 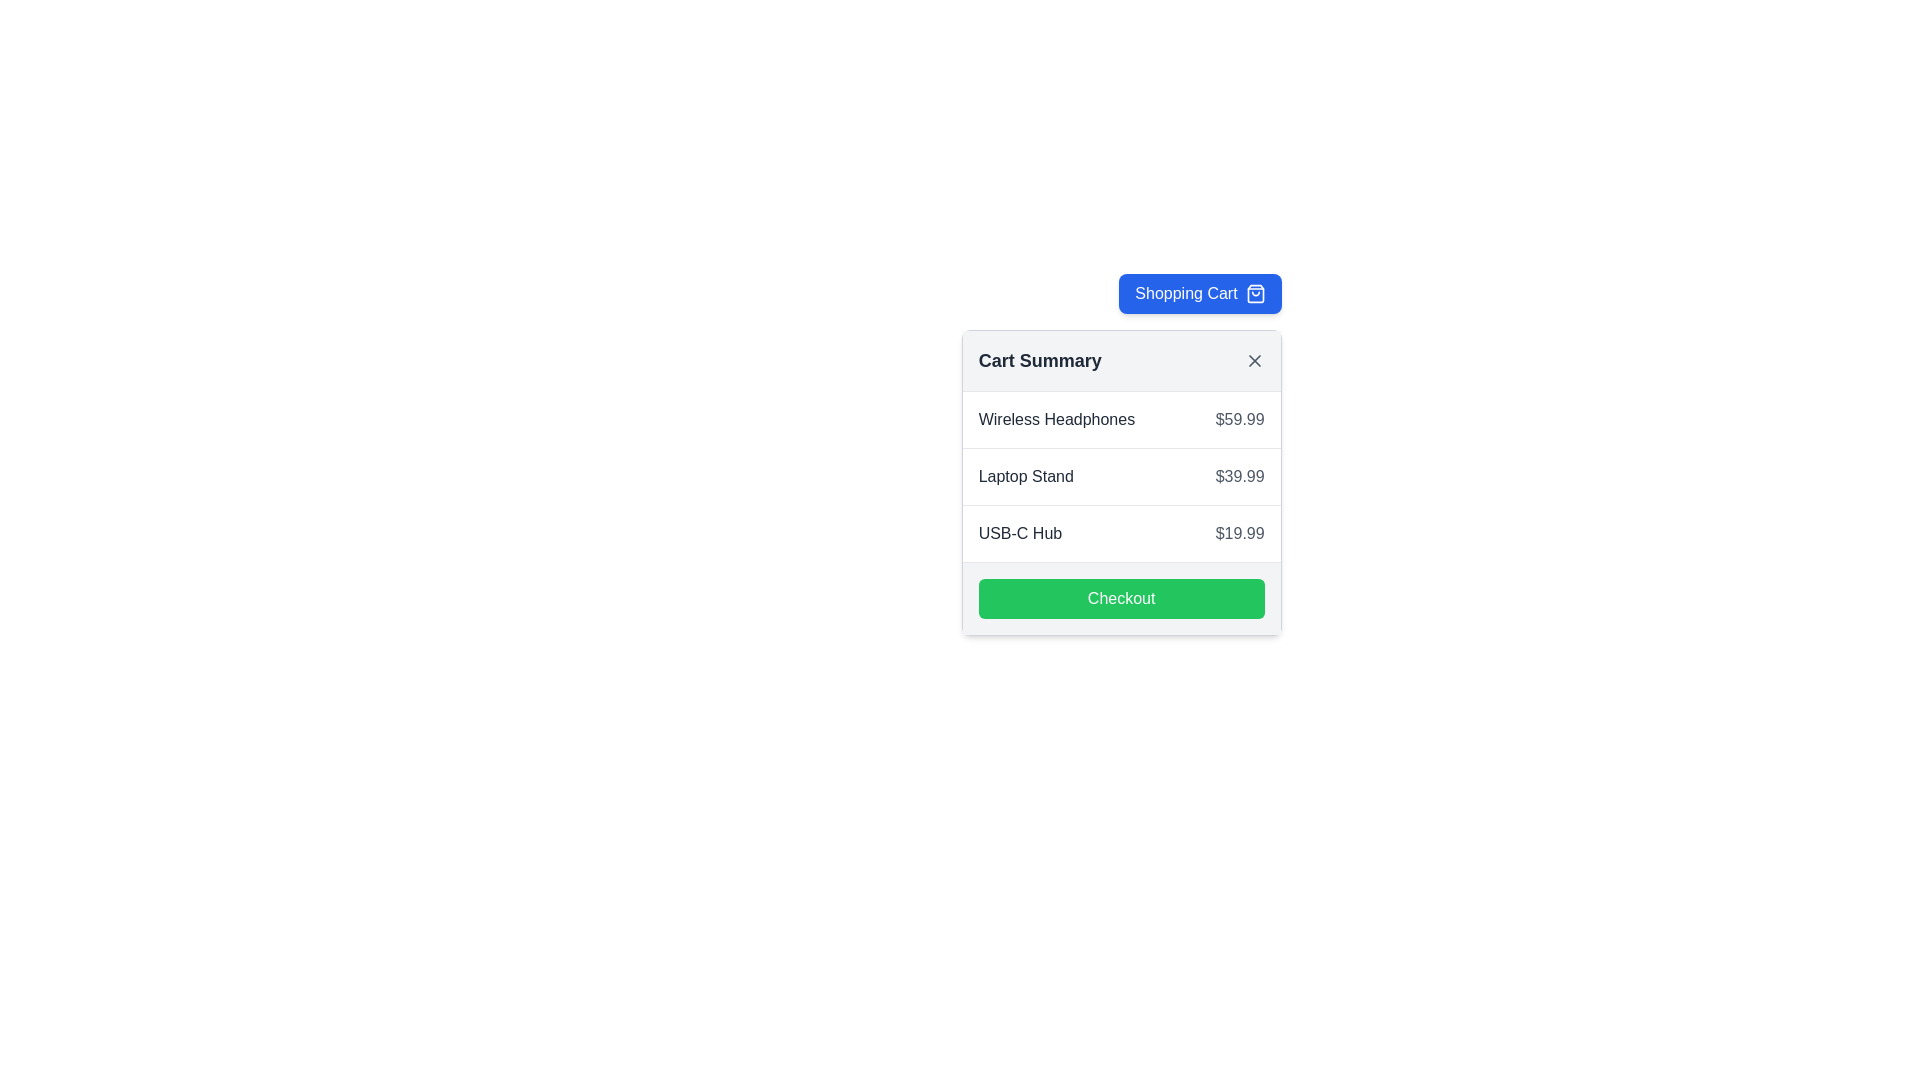 What do you see at coordinates (1121, 419) in the screenshot?
I see `the list item displaying 'Wireless Headphones' priced at '$59.99' in the shopping cart overview` at bounding box center [1121, 419].